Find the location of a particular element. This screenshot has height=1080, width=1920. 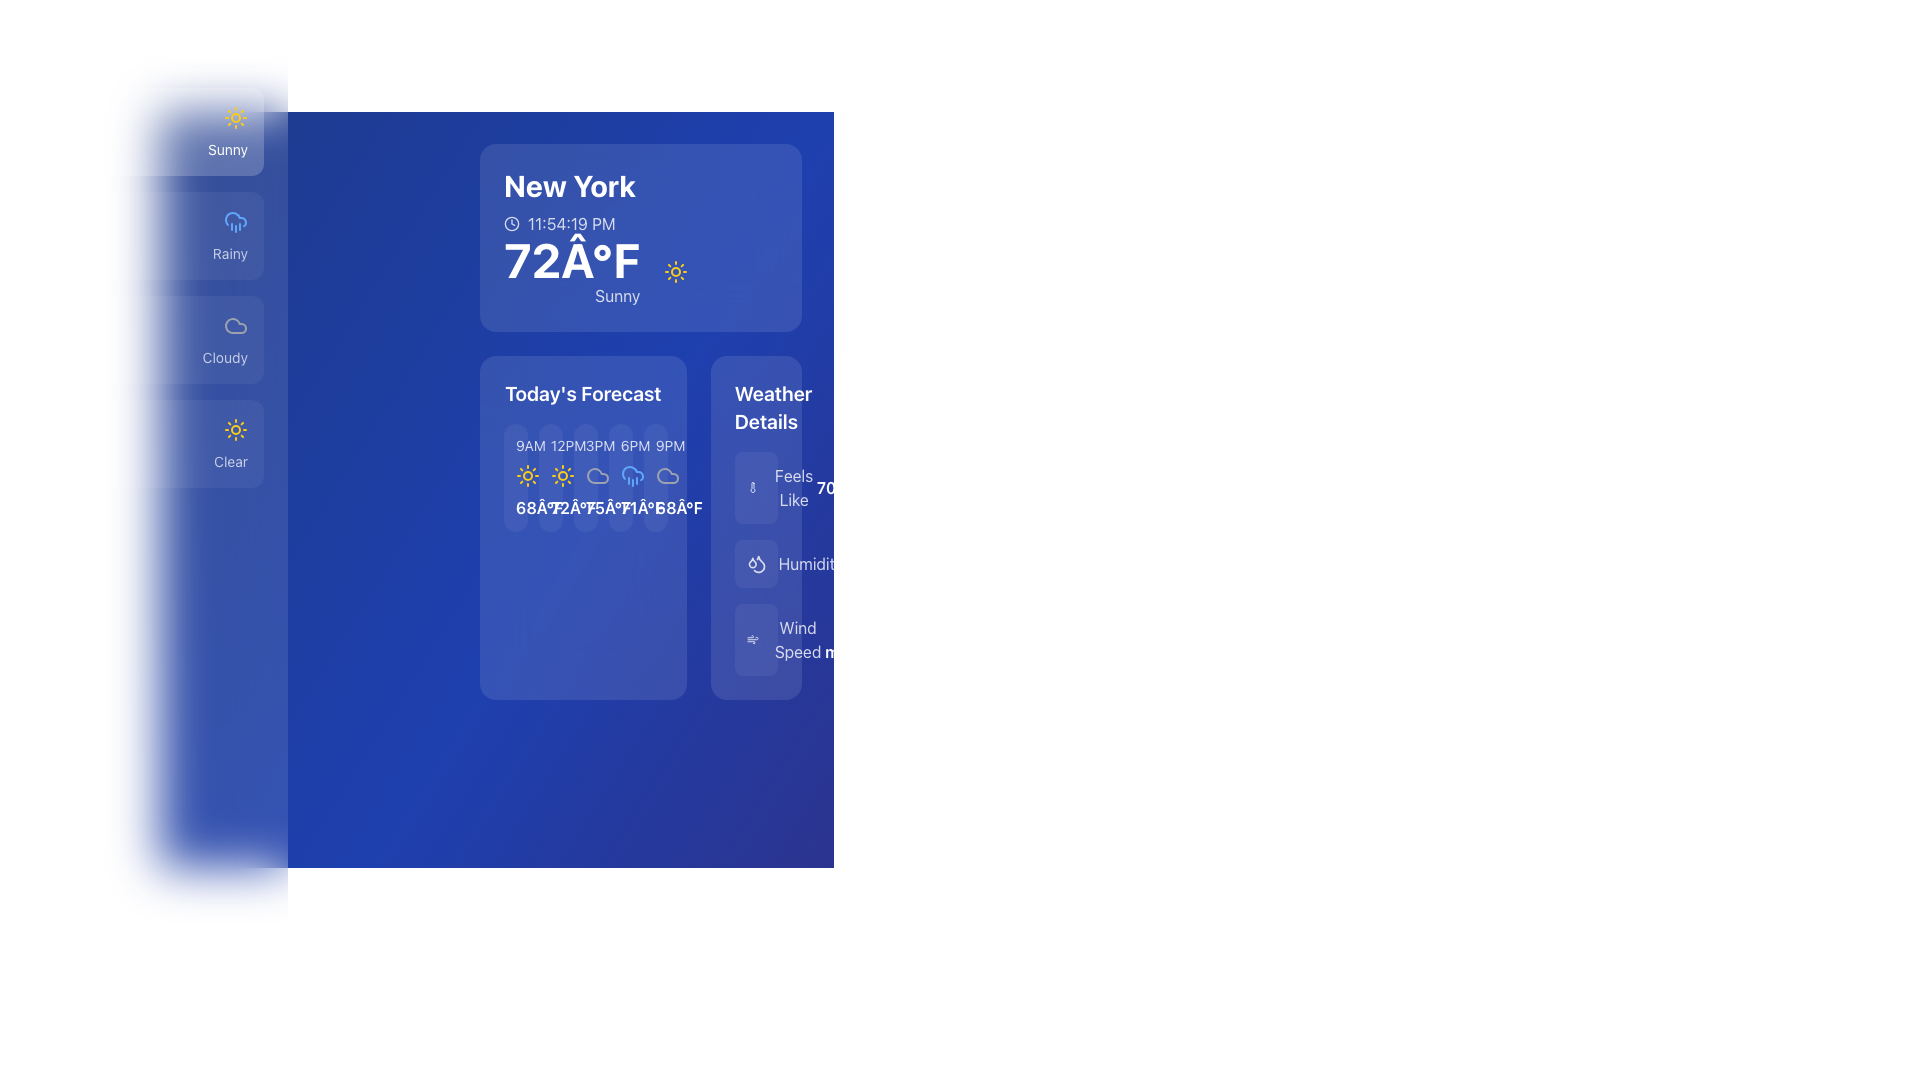

the 'Sunny' text label is located at coordinates (227, 149).